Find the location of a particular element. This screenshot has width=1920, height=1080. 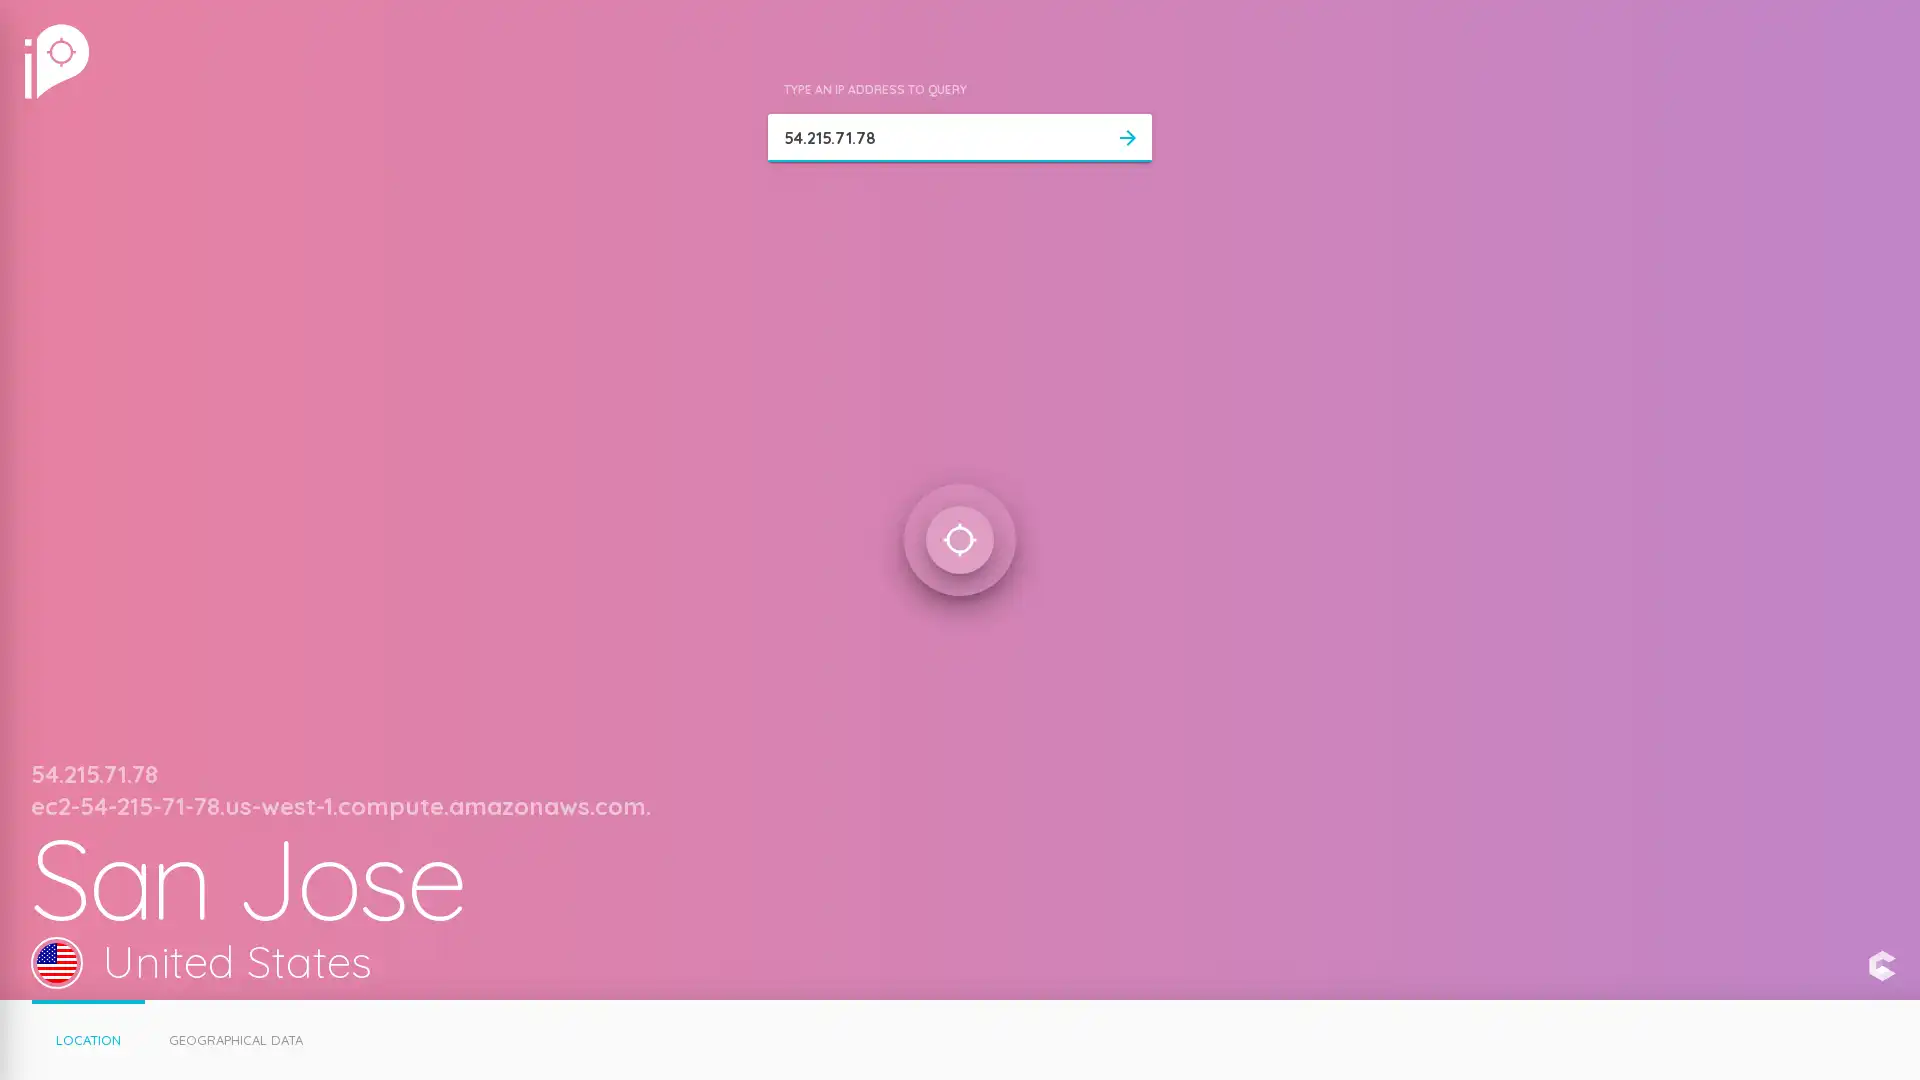

arrow_forward is located at coordinates (1128, 137).